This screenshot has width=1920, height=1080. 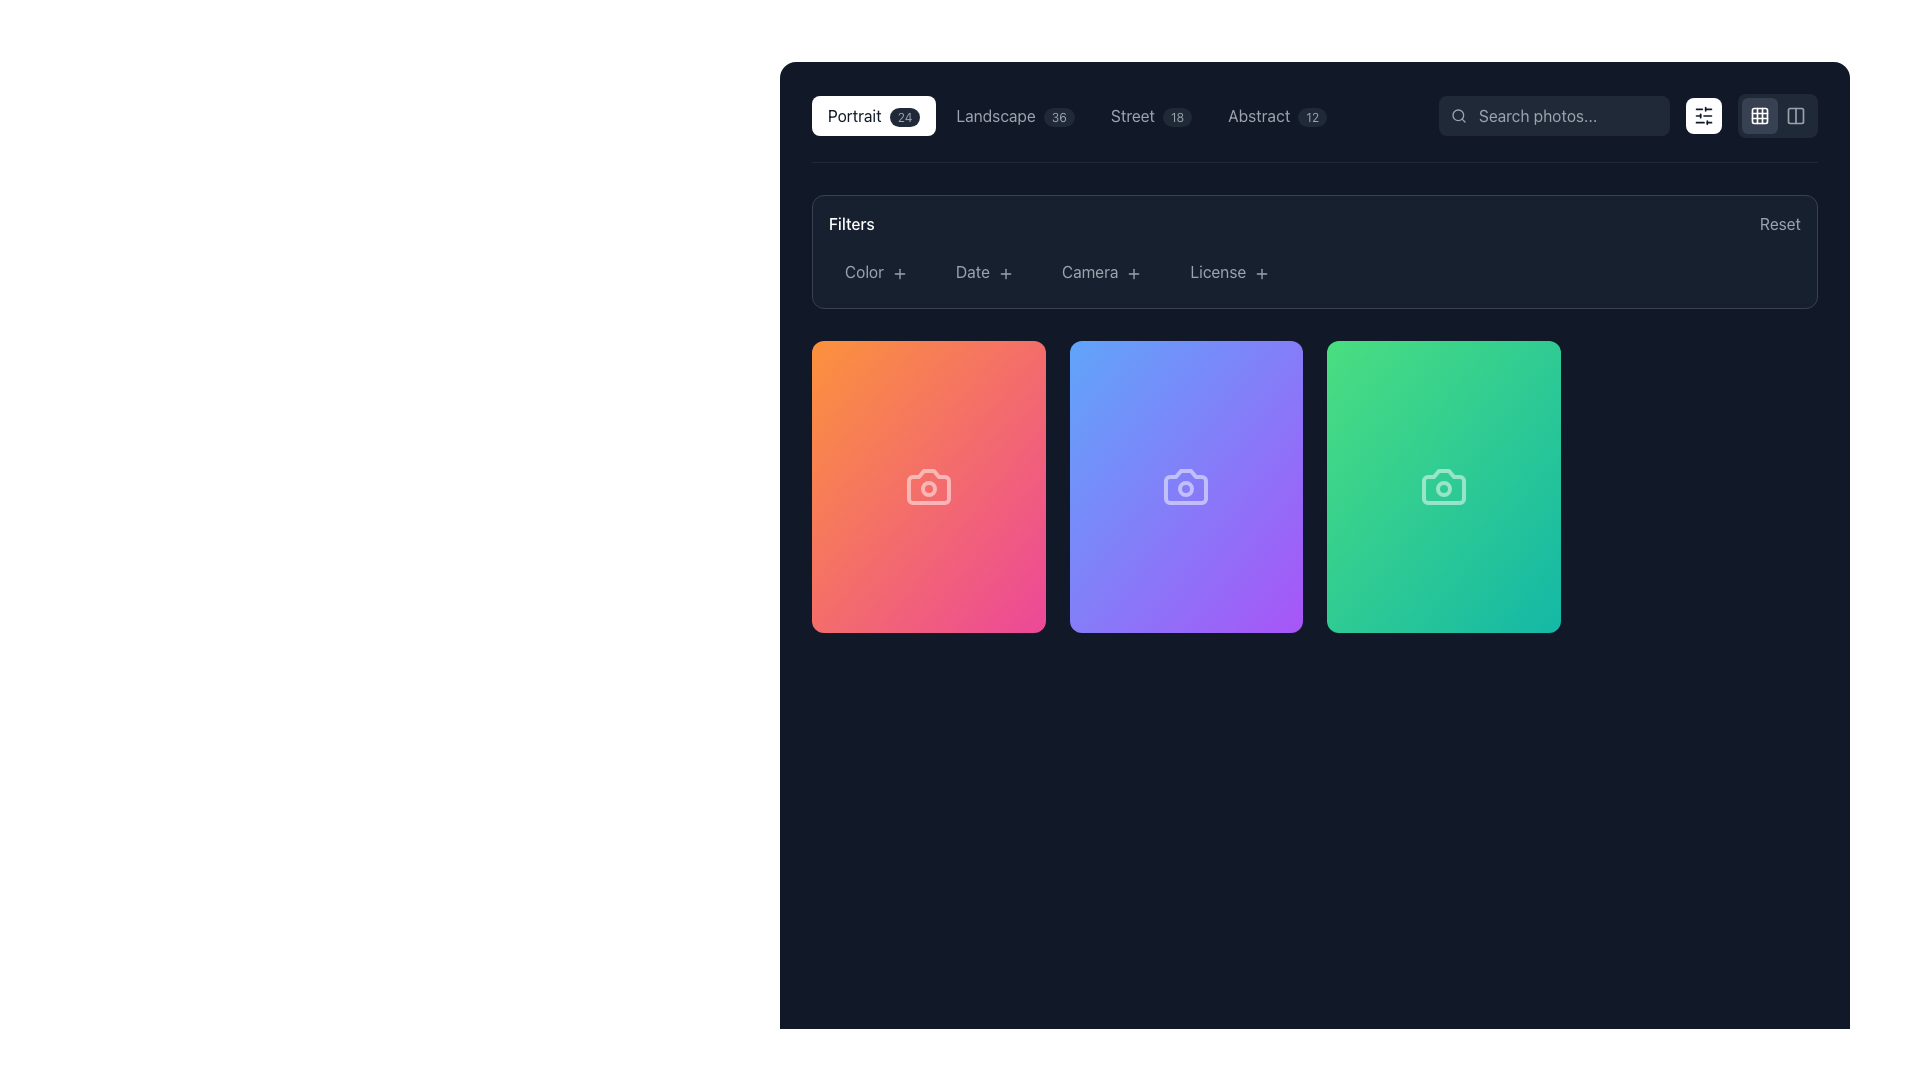 I want to click on the first card in the grid of cards displayed below the 'Filters' section, so click(x=927, y=486).